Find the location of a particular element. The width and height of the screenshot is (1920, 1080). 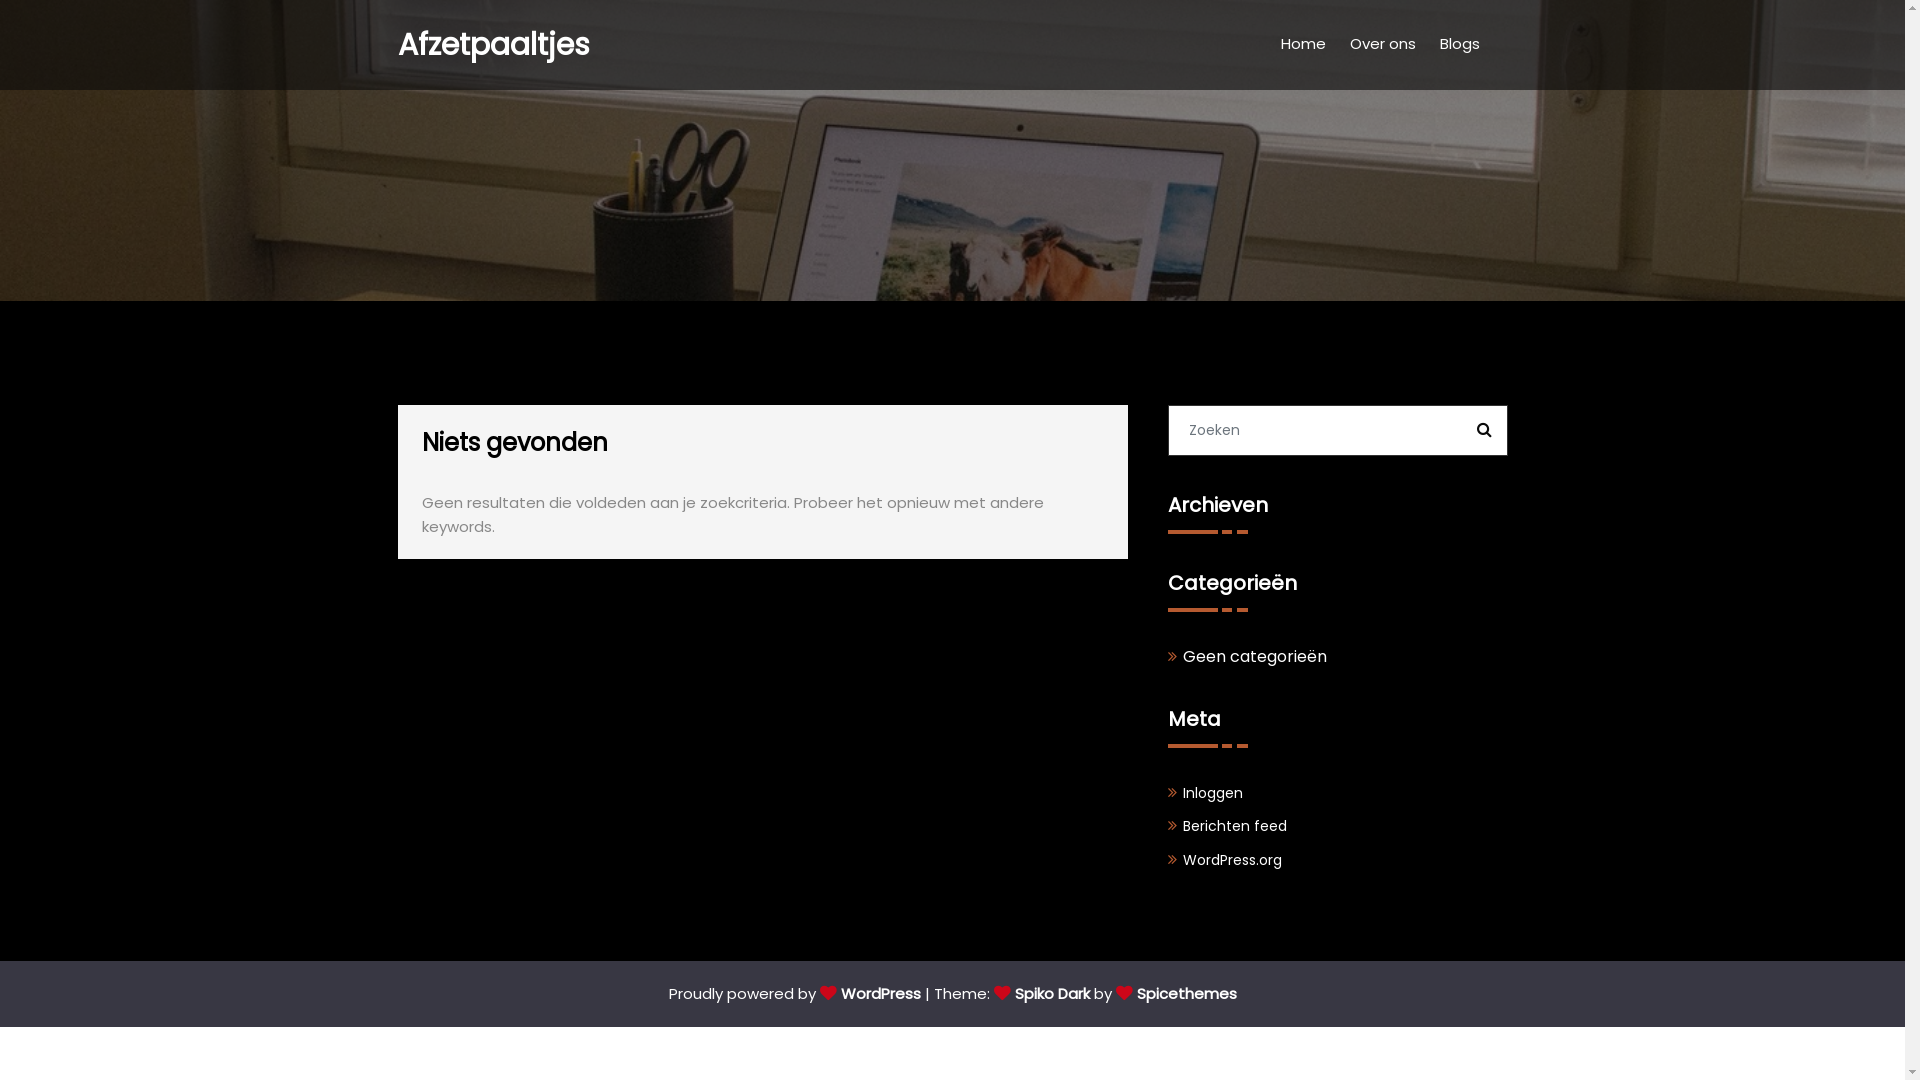

'Home' is located at coordinates (1302, 45).